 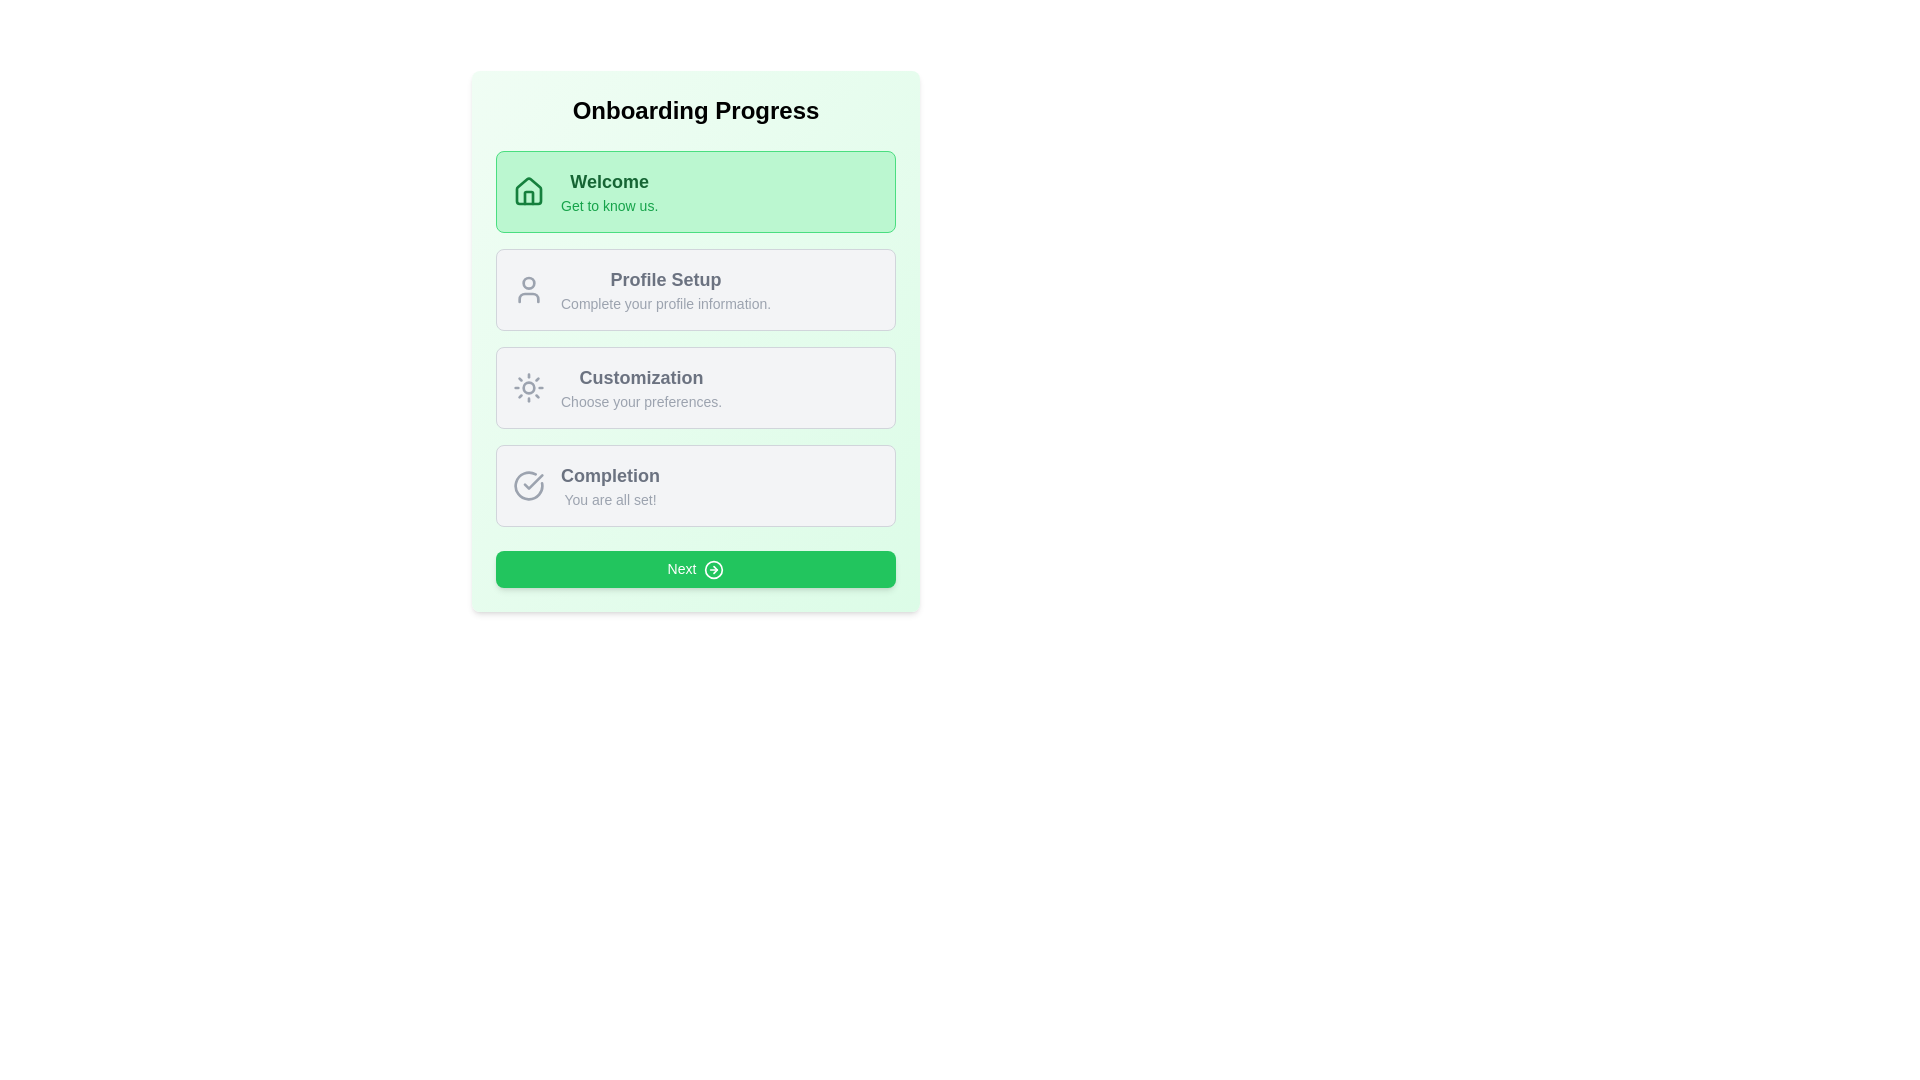 What do you see at coordinates (528, 486) in the screenshot?
I see `the completion status icon located in the 'Completion' card, which is positioned below 'Customization' and above the 'Next' button, aligning left to the text 'Completion' and 'You are all set!'` at bounding box center [528, 486].